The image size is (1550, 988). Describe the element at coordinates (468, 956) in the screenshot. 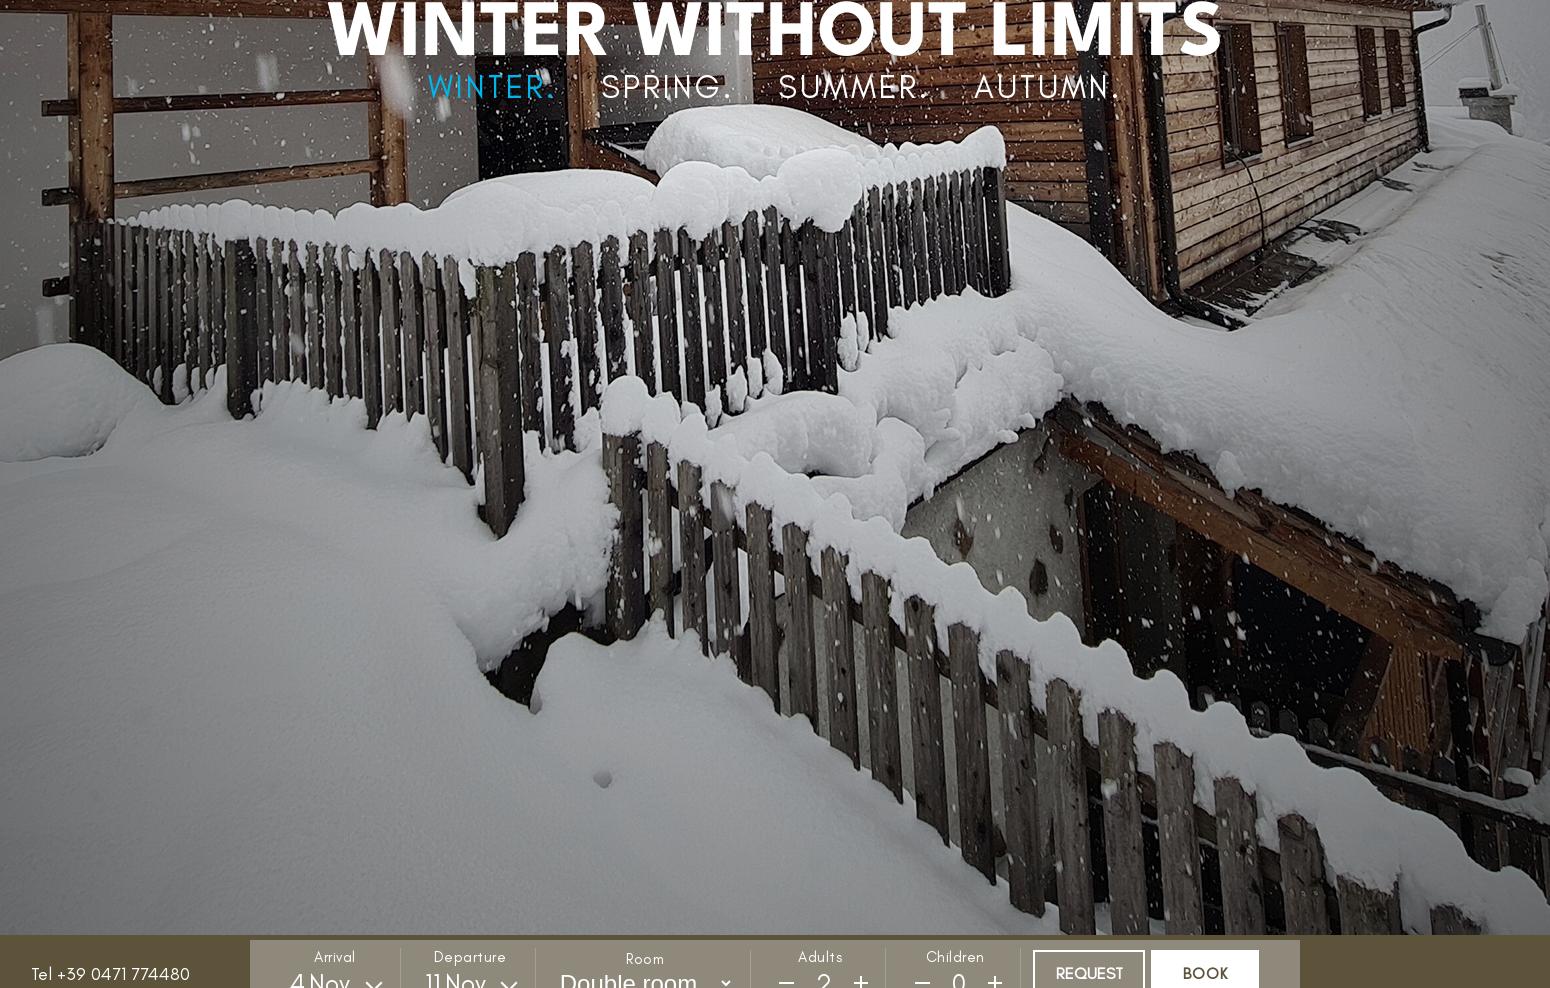

I see `'Departure'` at that location.